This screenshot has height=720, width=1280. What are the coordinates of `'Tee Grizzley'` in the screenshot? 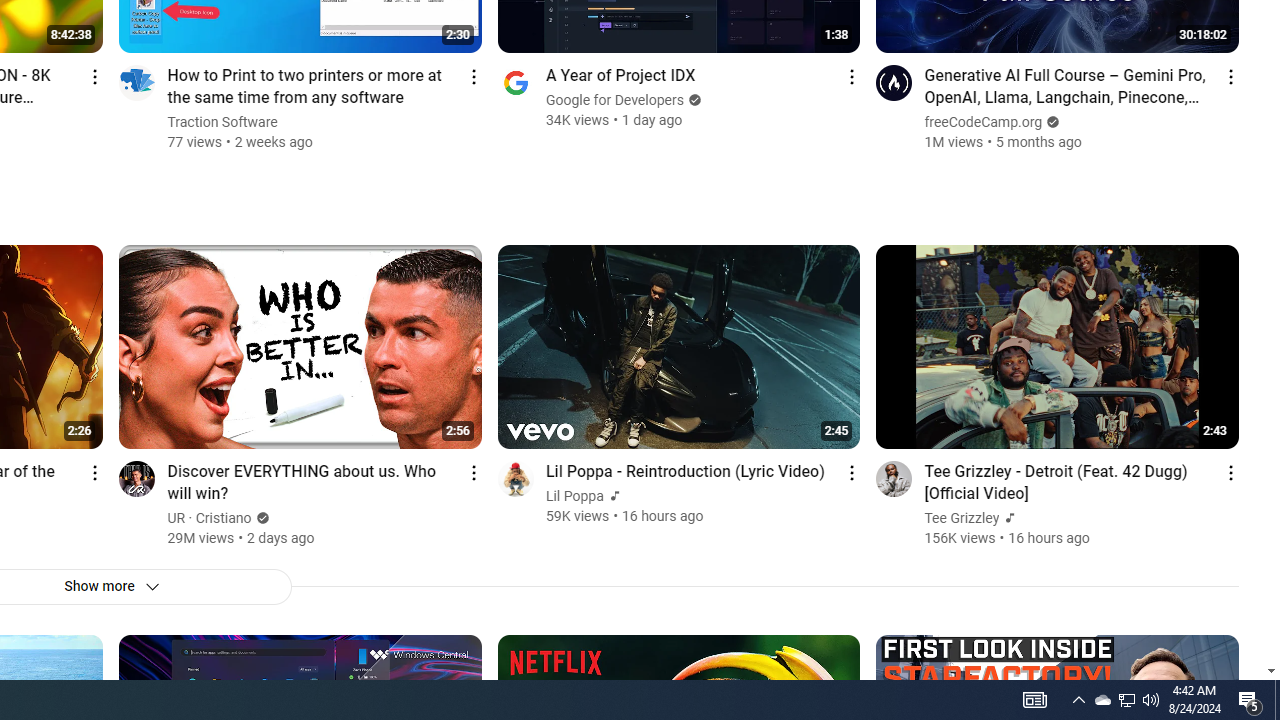 It's located at (962, 517).